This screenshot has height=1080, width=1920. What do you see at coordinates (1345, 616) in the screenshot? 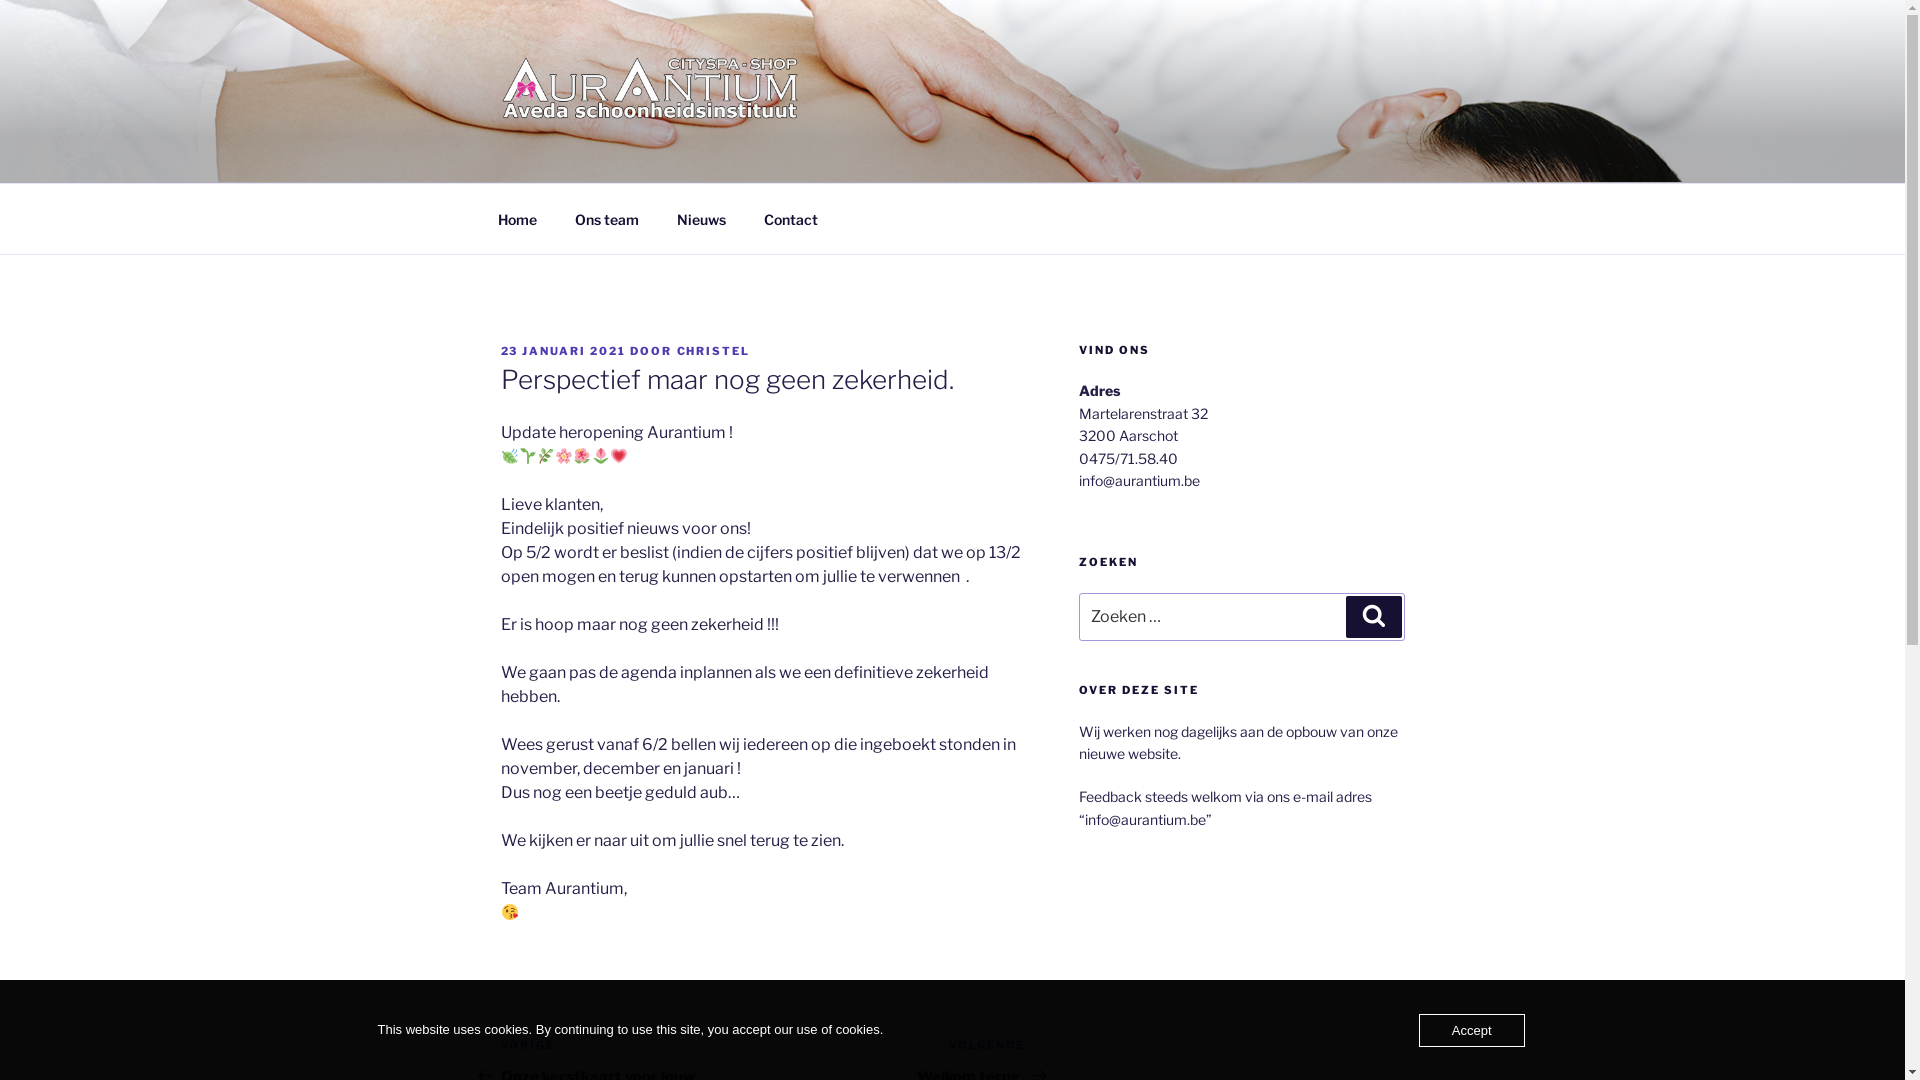
I see `'Zoeken'` at bounding box center [1345, 616].